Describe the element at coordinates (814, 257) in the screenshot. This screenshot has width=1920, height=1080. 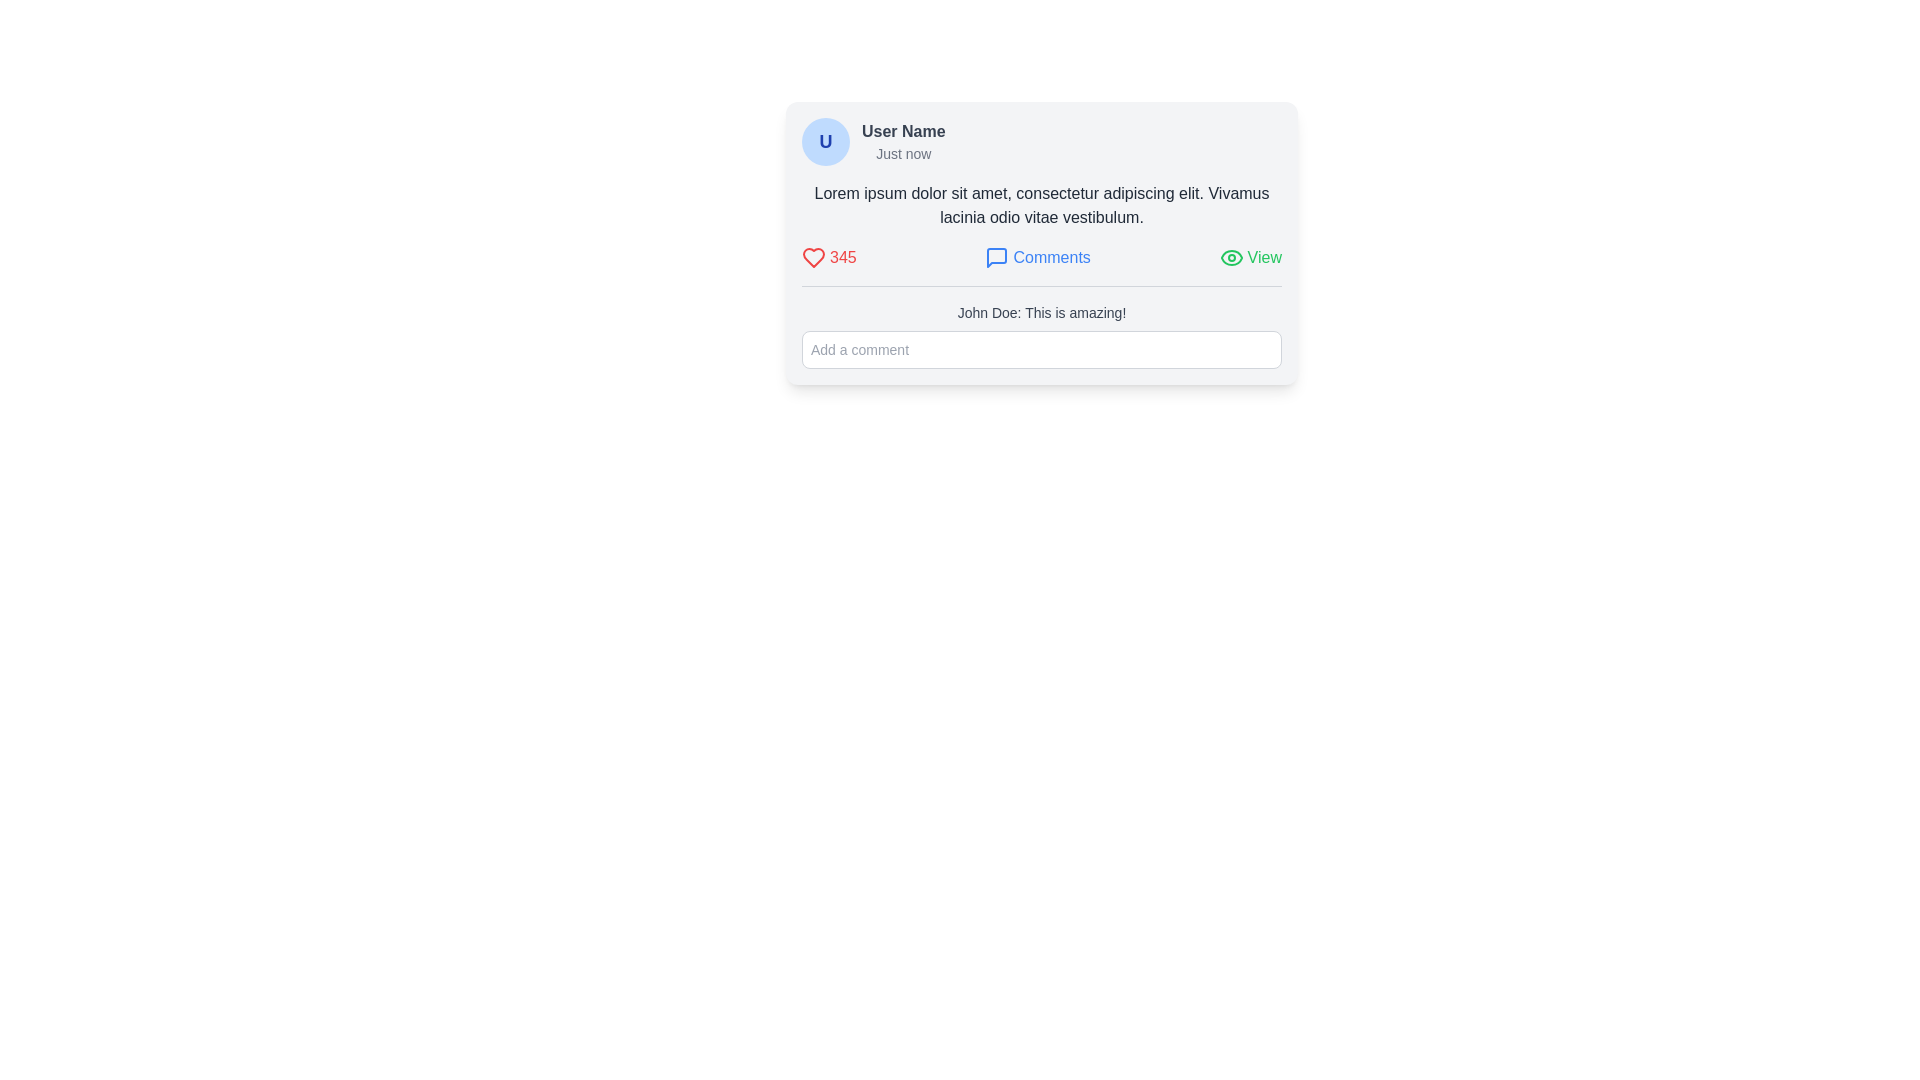
I see `the heart icon located in the bottom-left area of the card layout to like or unlike the post` at that location.